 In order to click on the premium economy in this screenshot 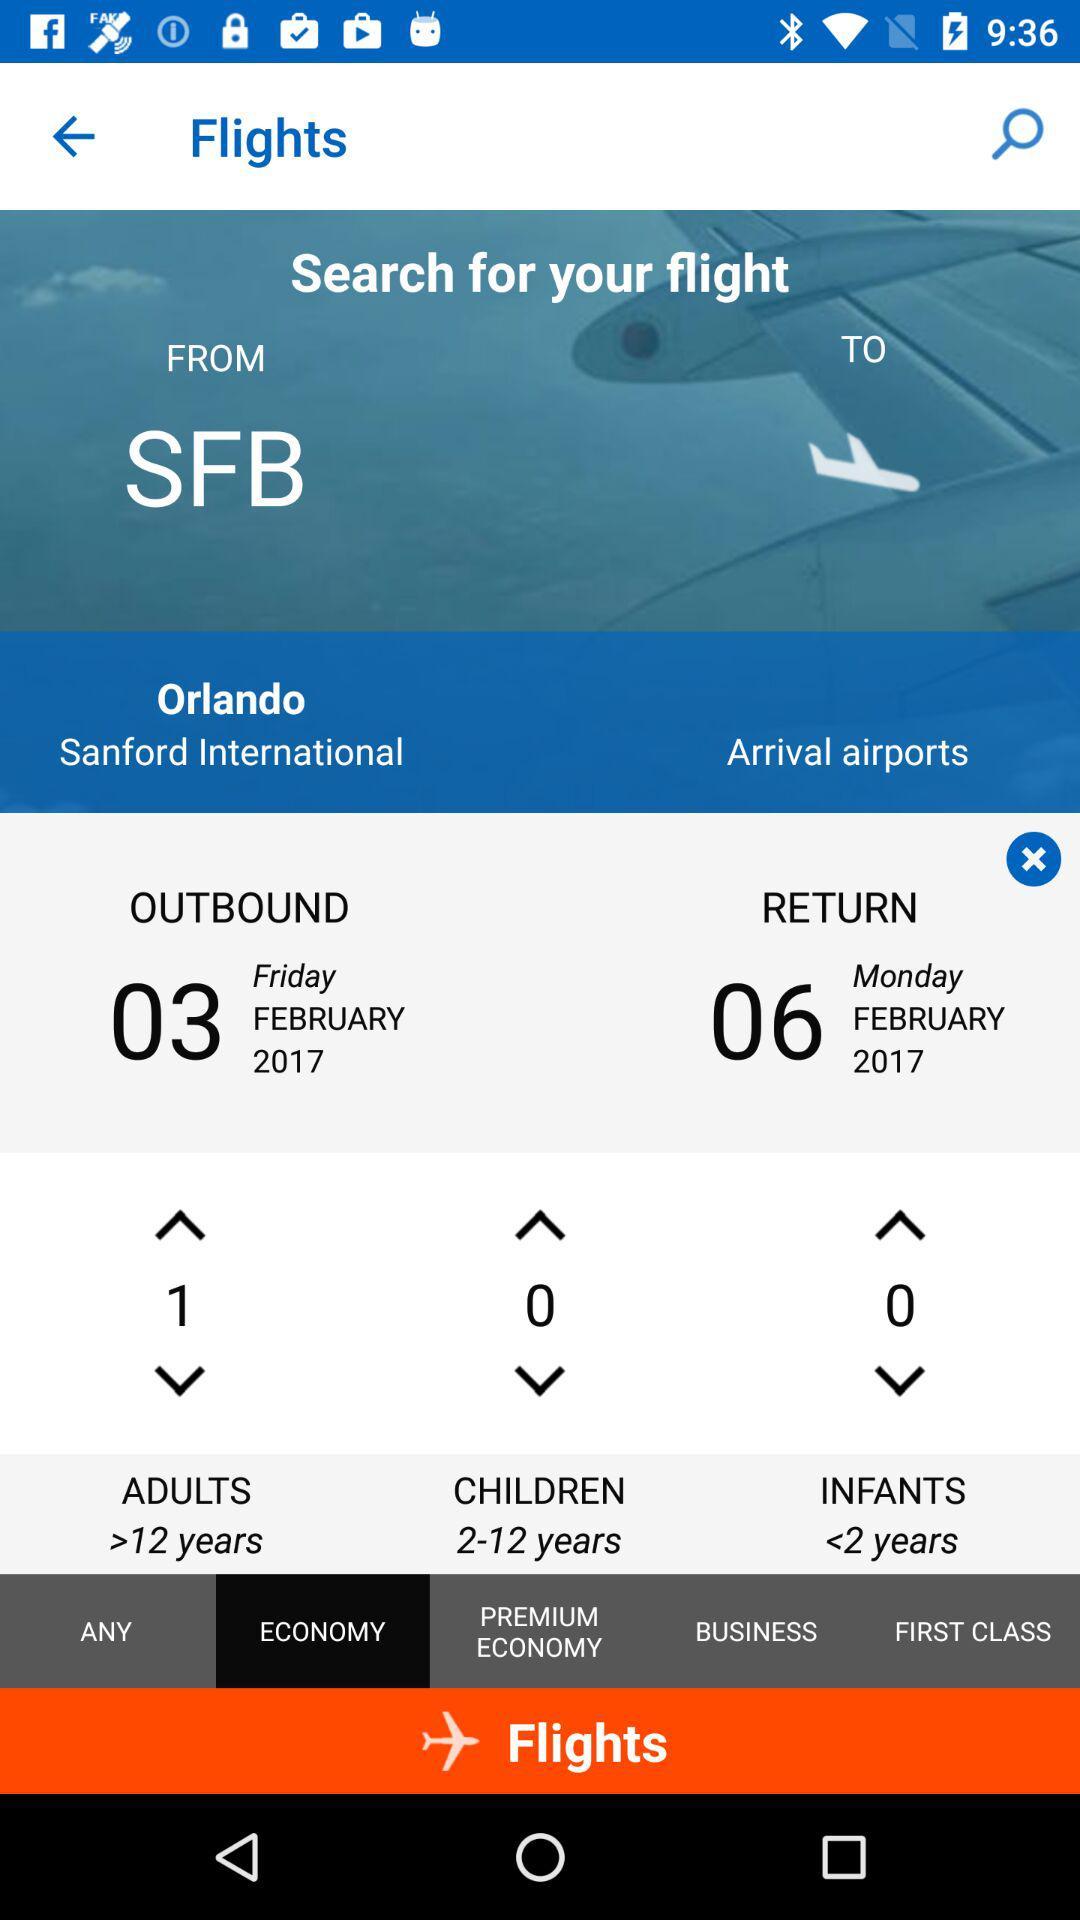, I will do `click(538, 1631)`.